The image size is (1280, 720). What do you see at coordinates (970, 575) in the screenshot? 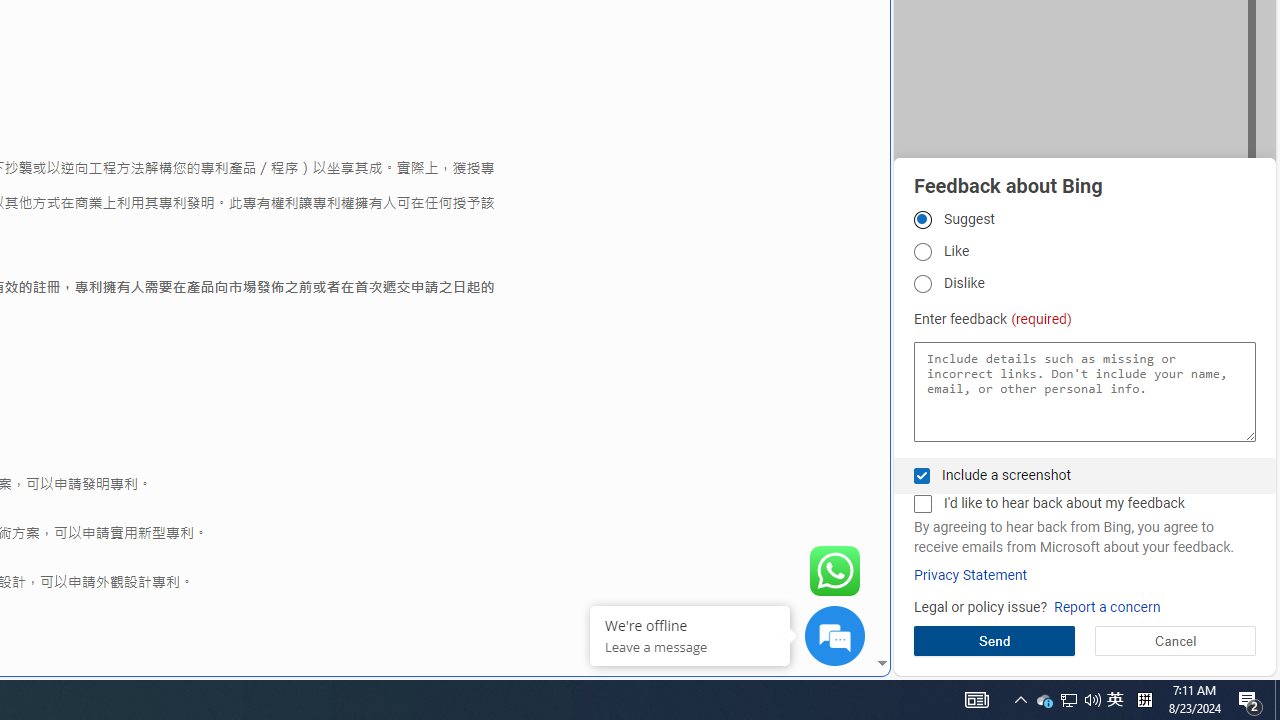
I see `'Privacy Statement'` at bounding box center [970, 575].